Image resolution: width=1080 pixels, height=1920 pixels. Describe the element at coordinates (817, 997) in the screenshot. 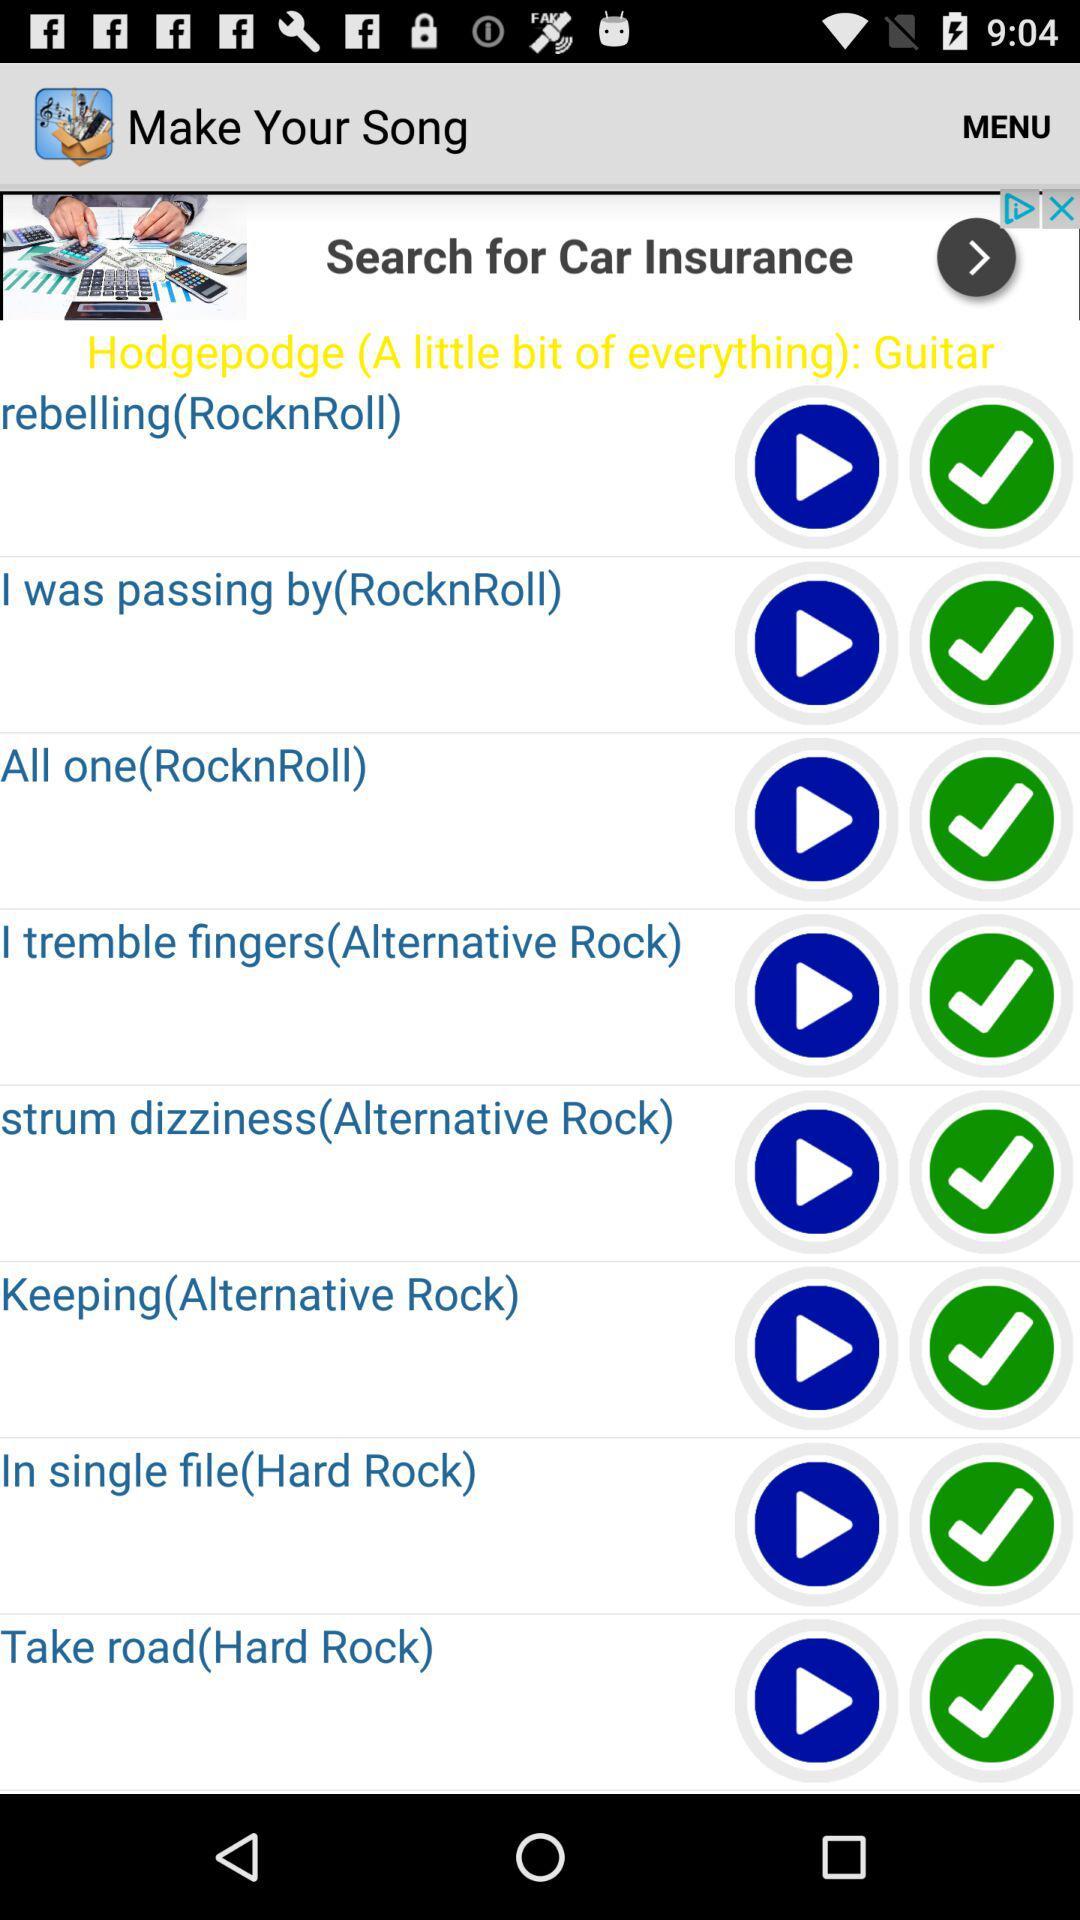

I see `pause` at that location.